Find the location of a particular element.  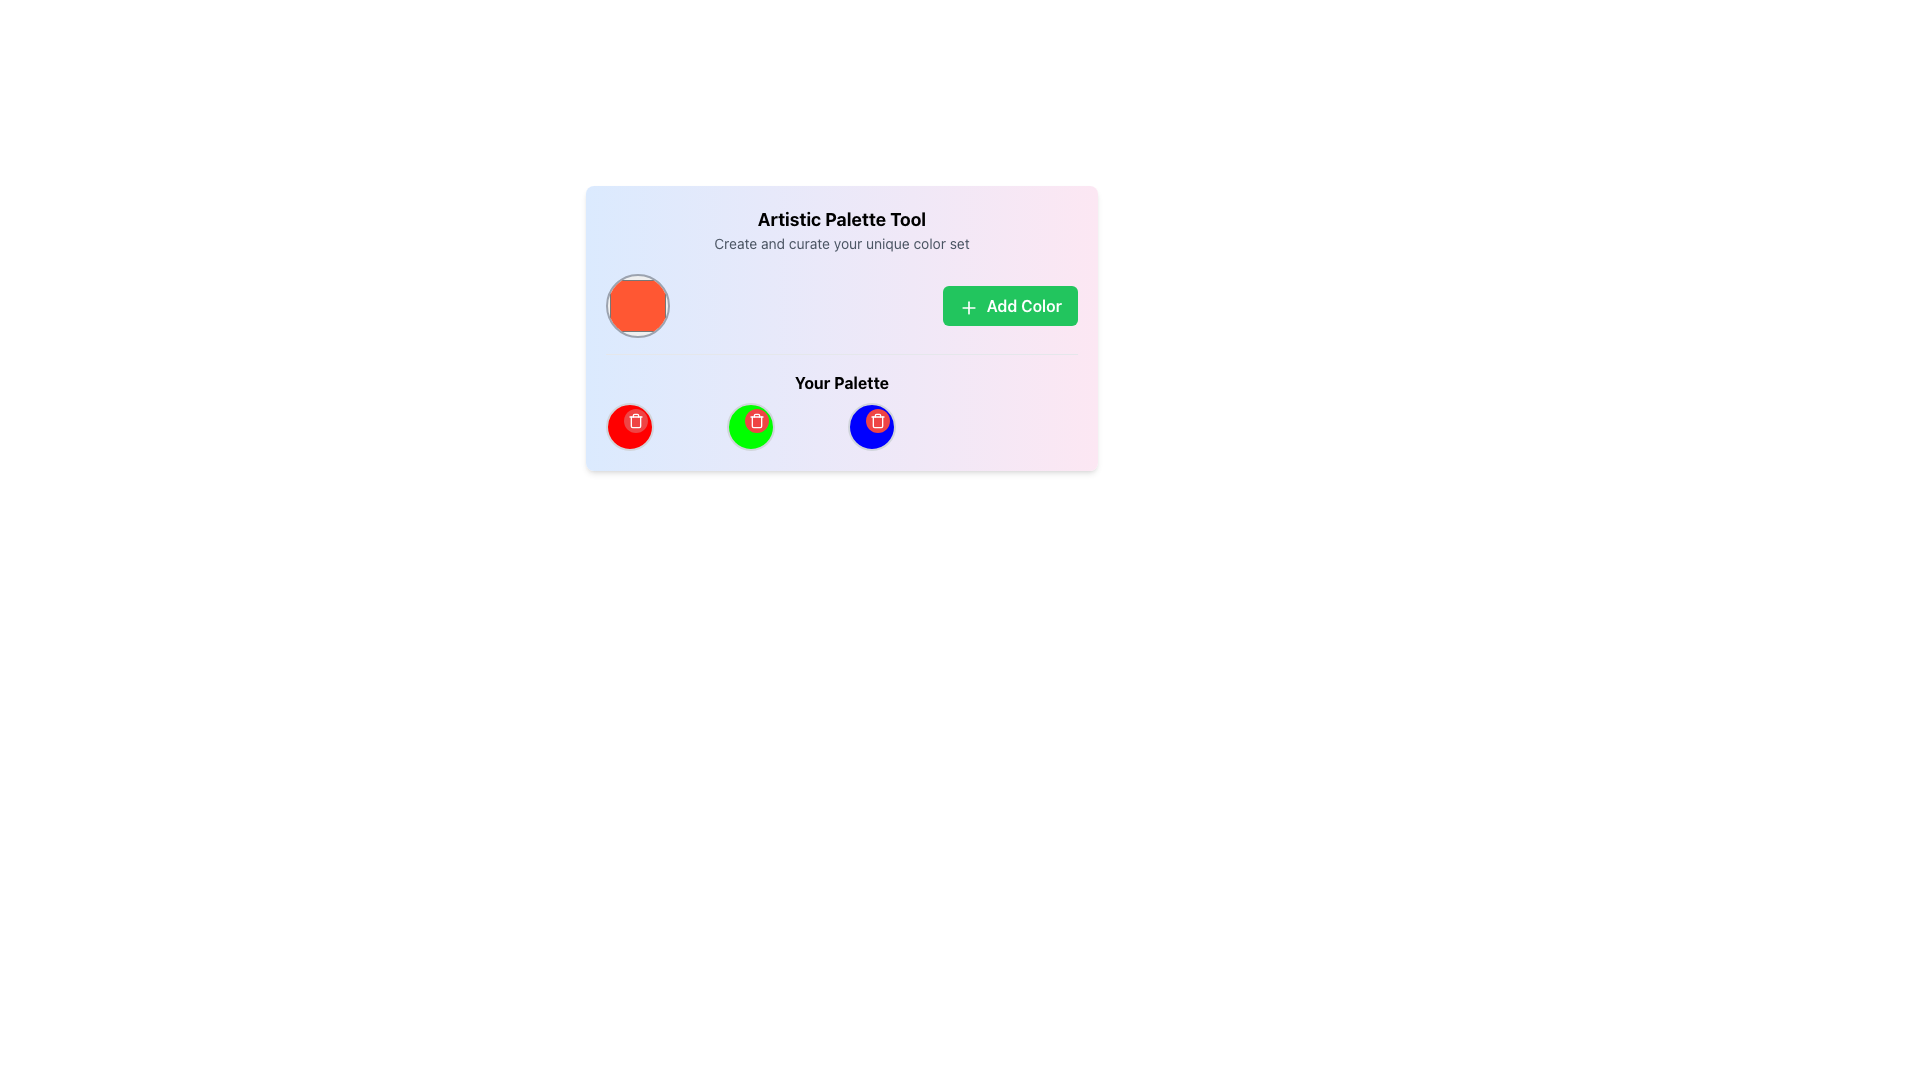

the trash can icon nested within the red circular button in the bottom row labeled 'Your Palette' is located at coordinates (878, 419).